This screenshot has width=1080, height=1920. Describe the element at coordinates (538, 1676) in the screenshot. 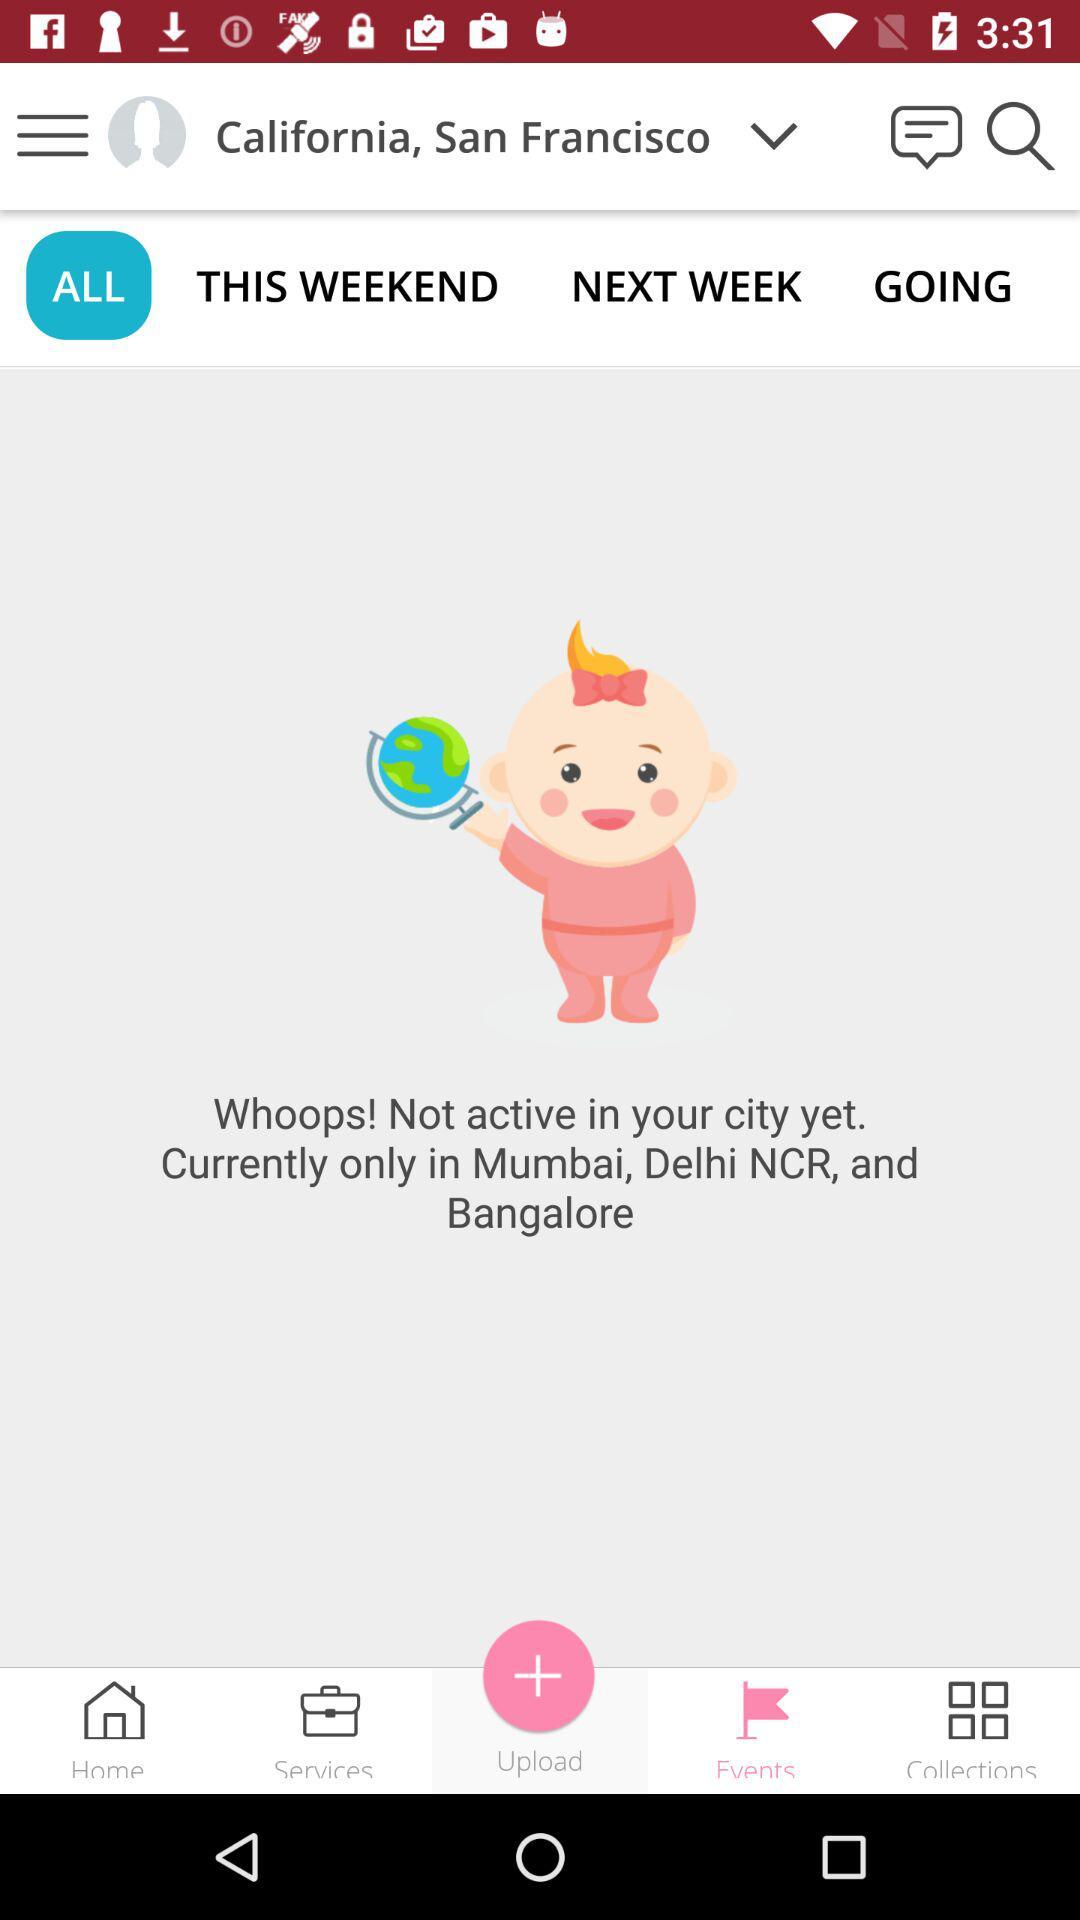

I see `the add icon` at that location.